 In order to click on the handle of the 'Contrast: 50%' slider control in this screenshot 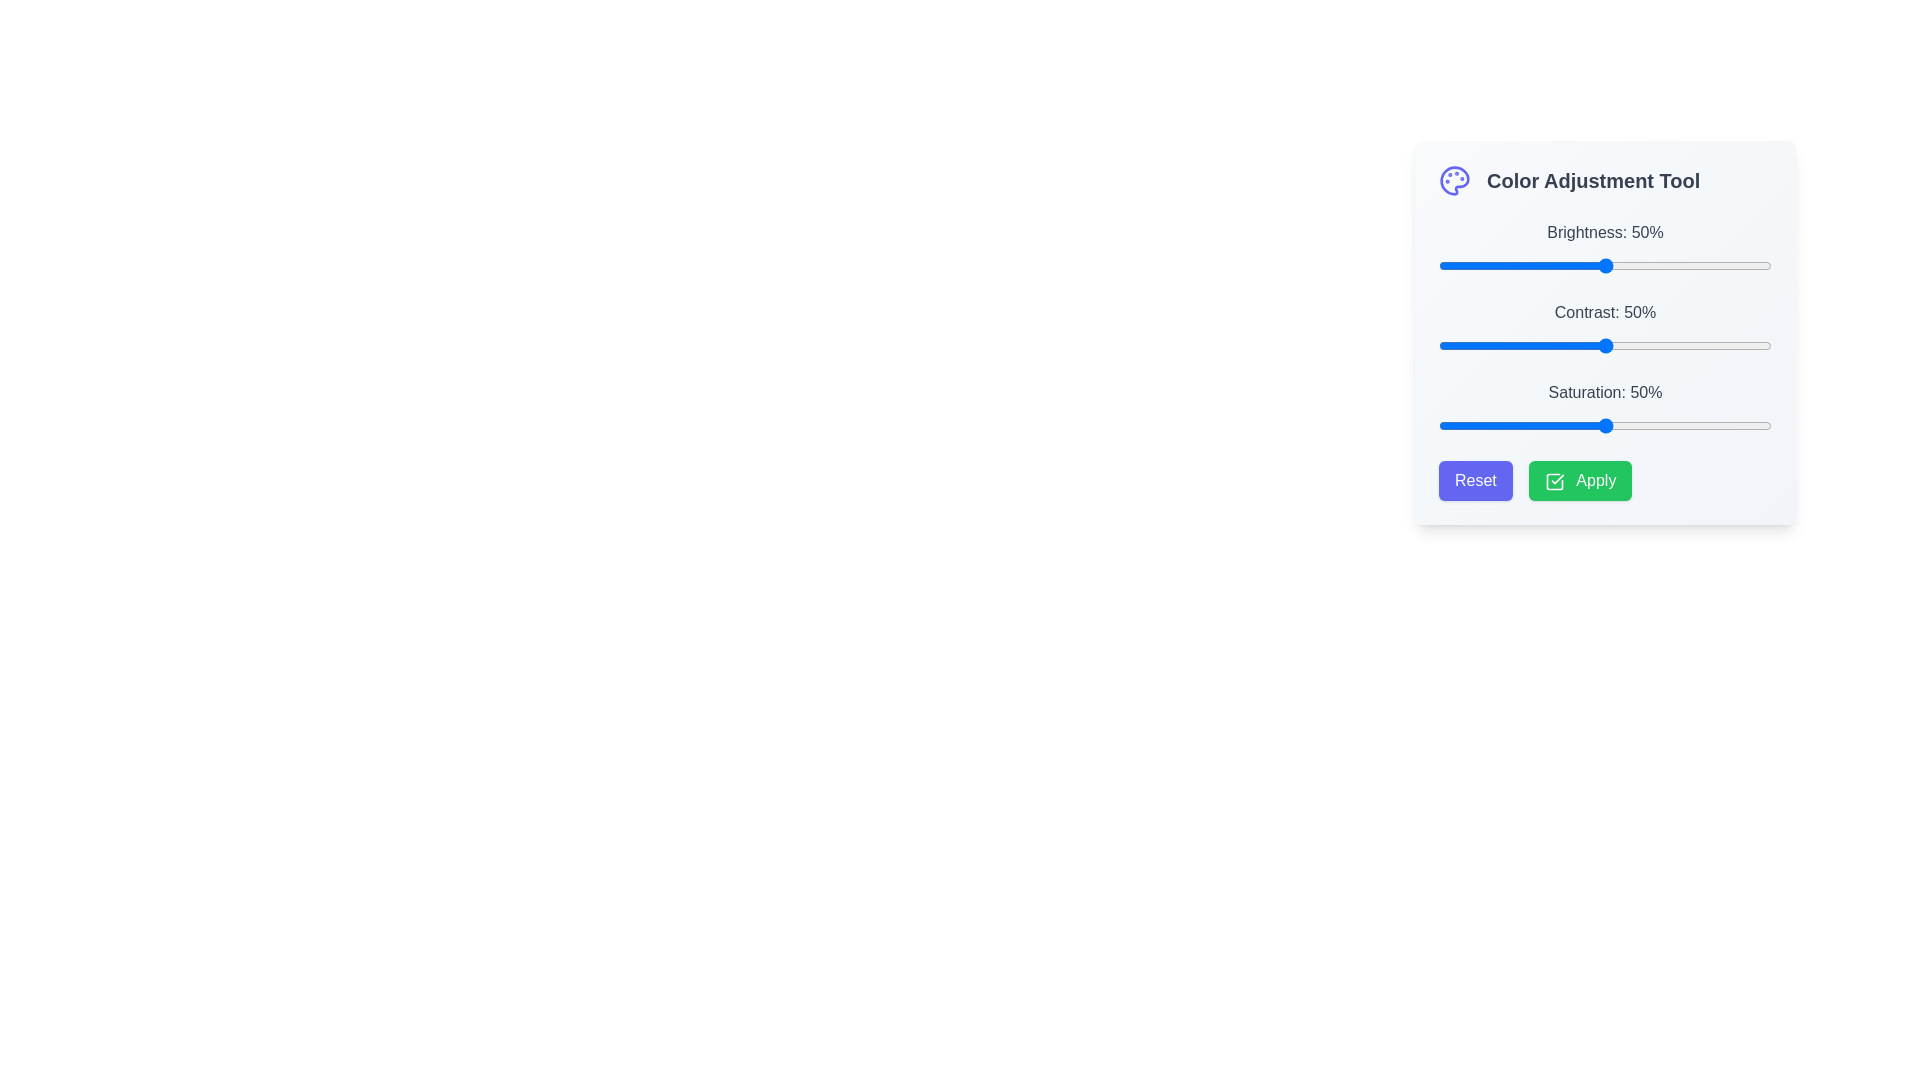, I will do `click(1605, 327)`.